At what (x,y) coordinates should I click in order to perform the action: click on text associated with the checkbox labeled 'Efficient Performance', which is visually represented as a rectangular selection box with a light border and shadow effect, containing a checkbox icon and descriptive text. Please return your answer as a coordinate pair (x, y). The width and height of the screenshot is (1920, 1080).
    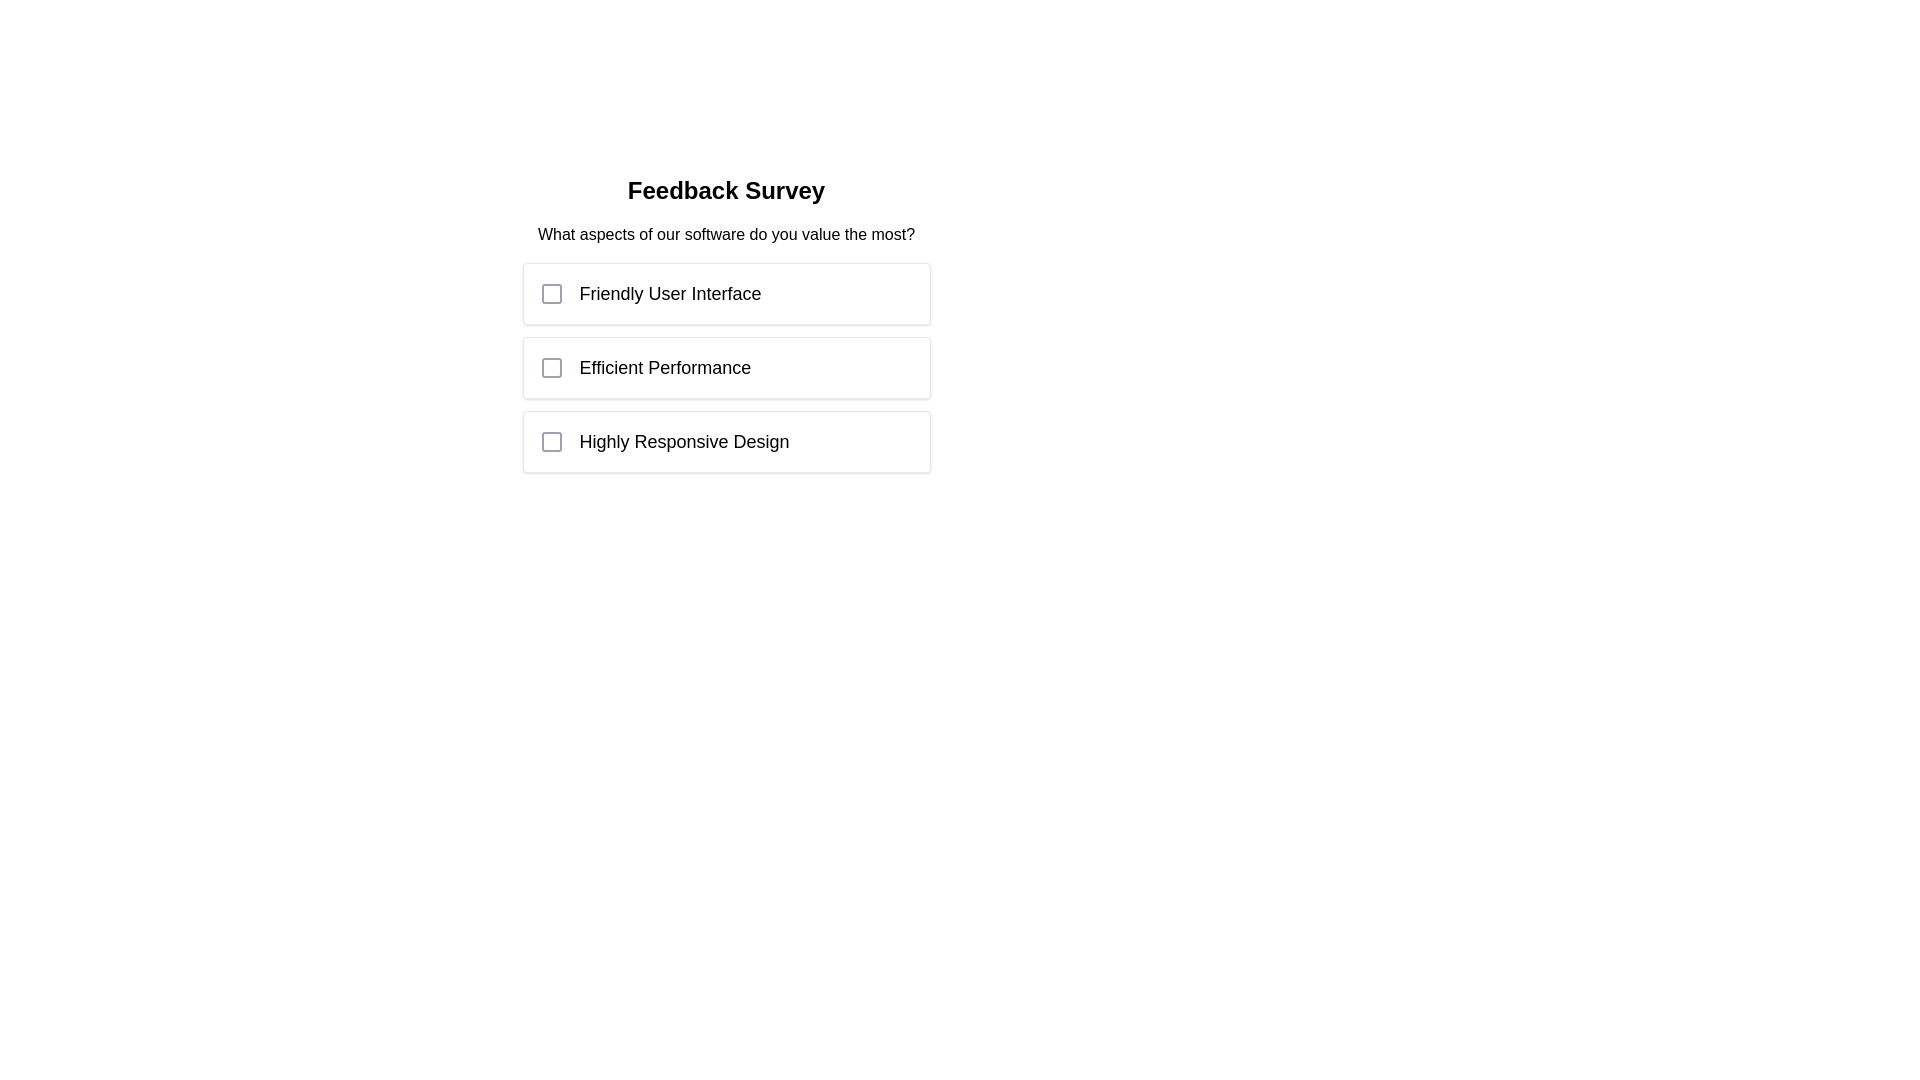
    Looking at the image, I should click on (725, 367).